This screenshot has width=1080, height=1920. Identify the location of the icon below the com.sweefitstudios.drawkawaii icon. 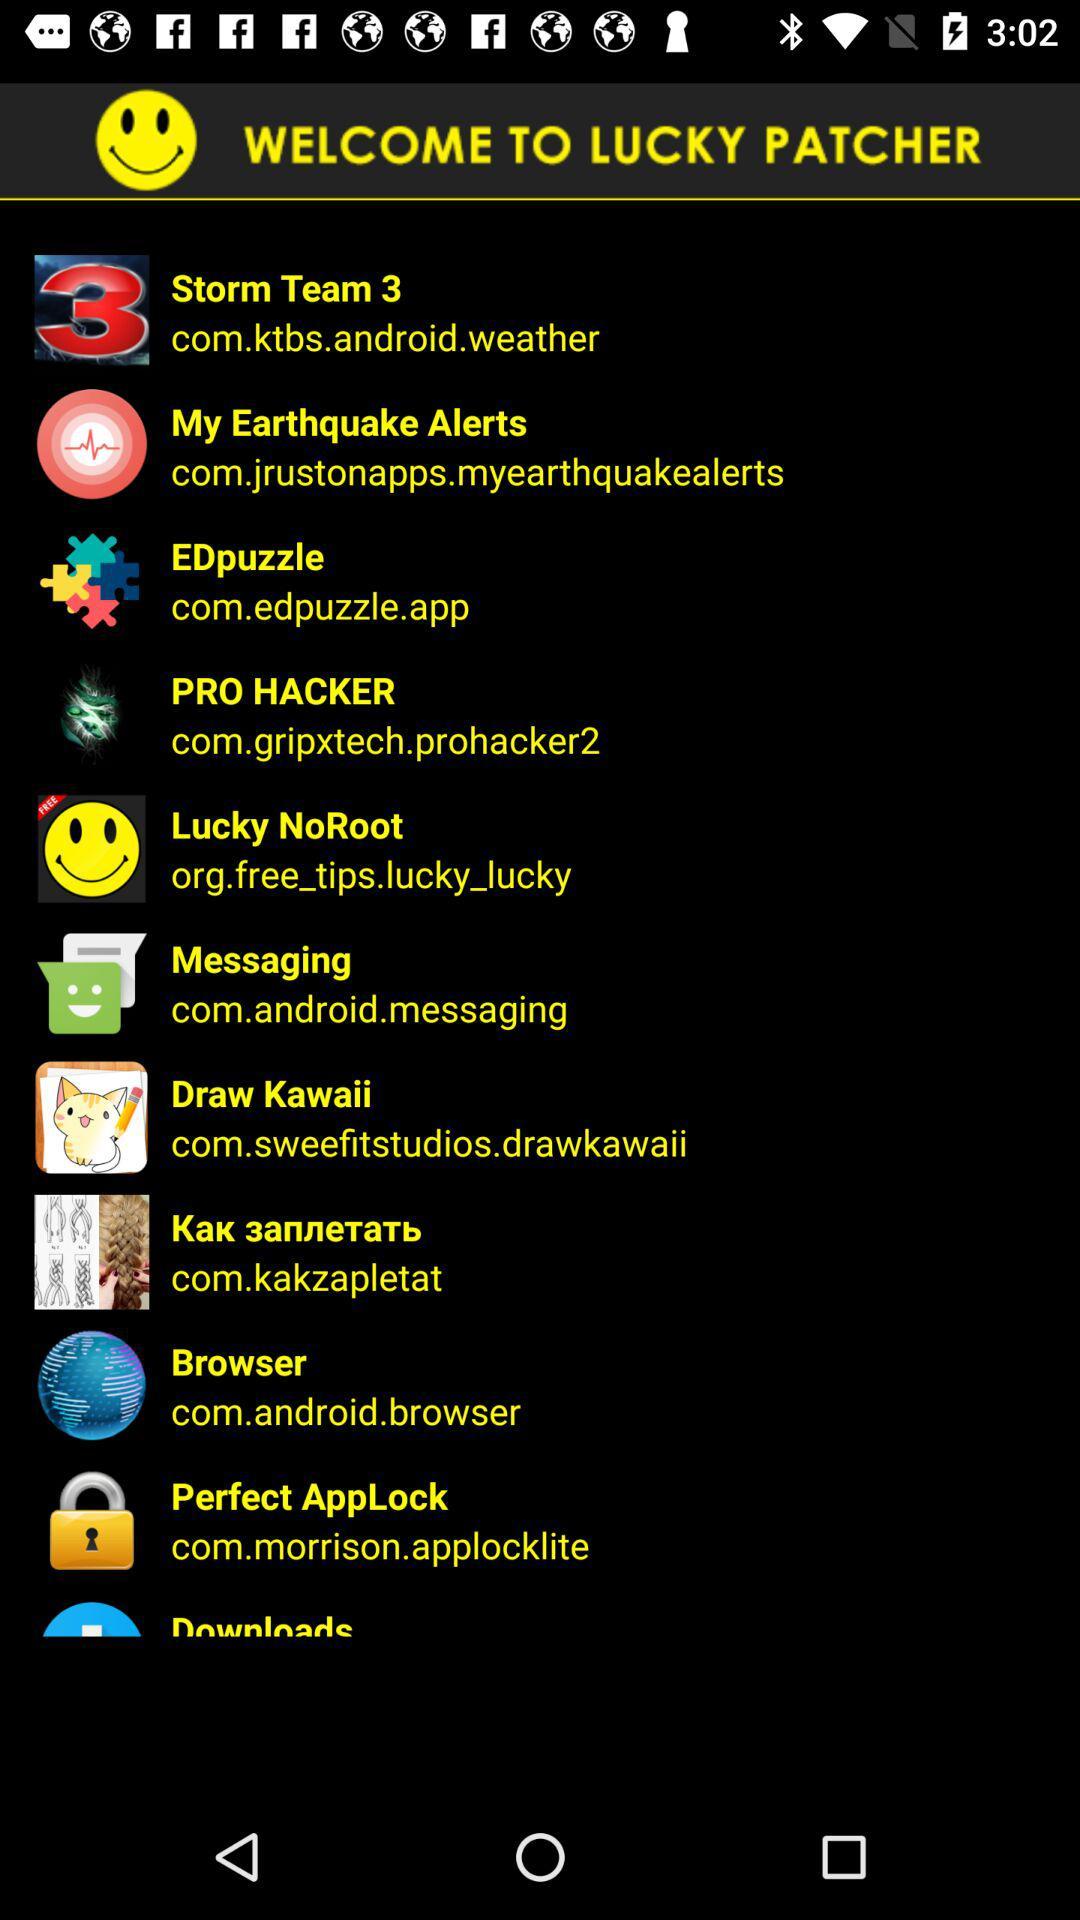
(611, 1226).